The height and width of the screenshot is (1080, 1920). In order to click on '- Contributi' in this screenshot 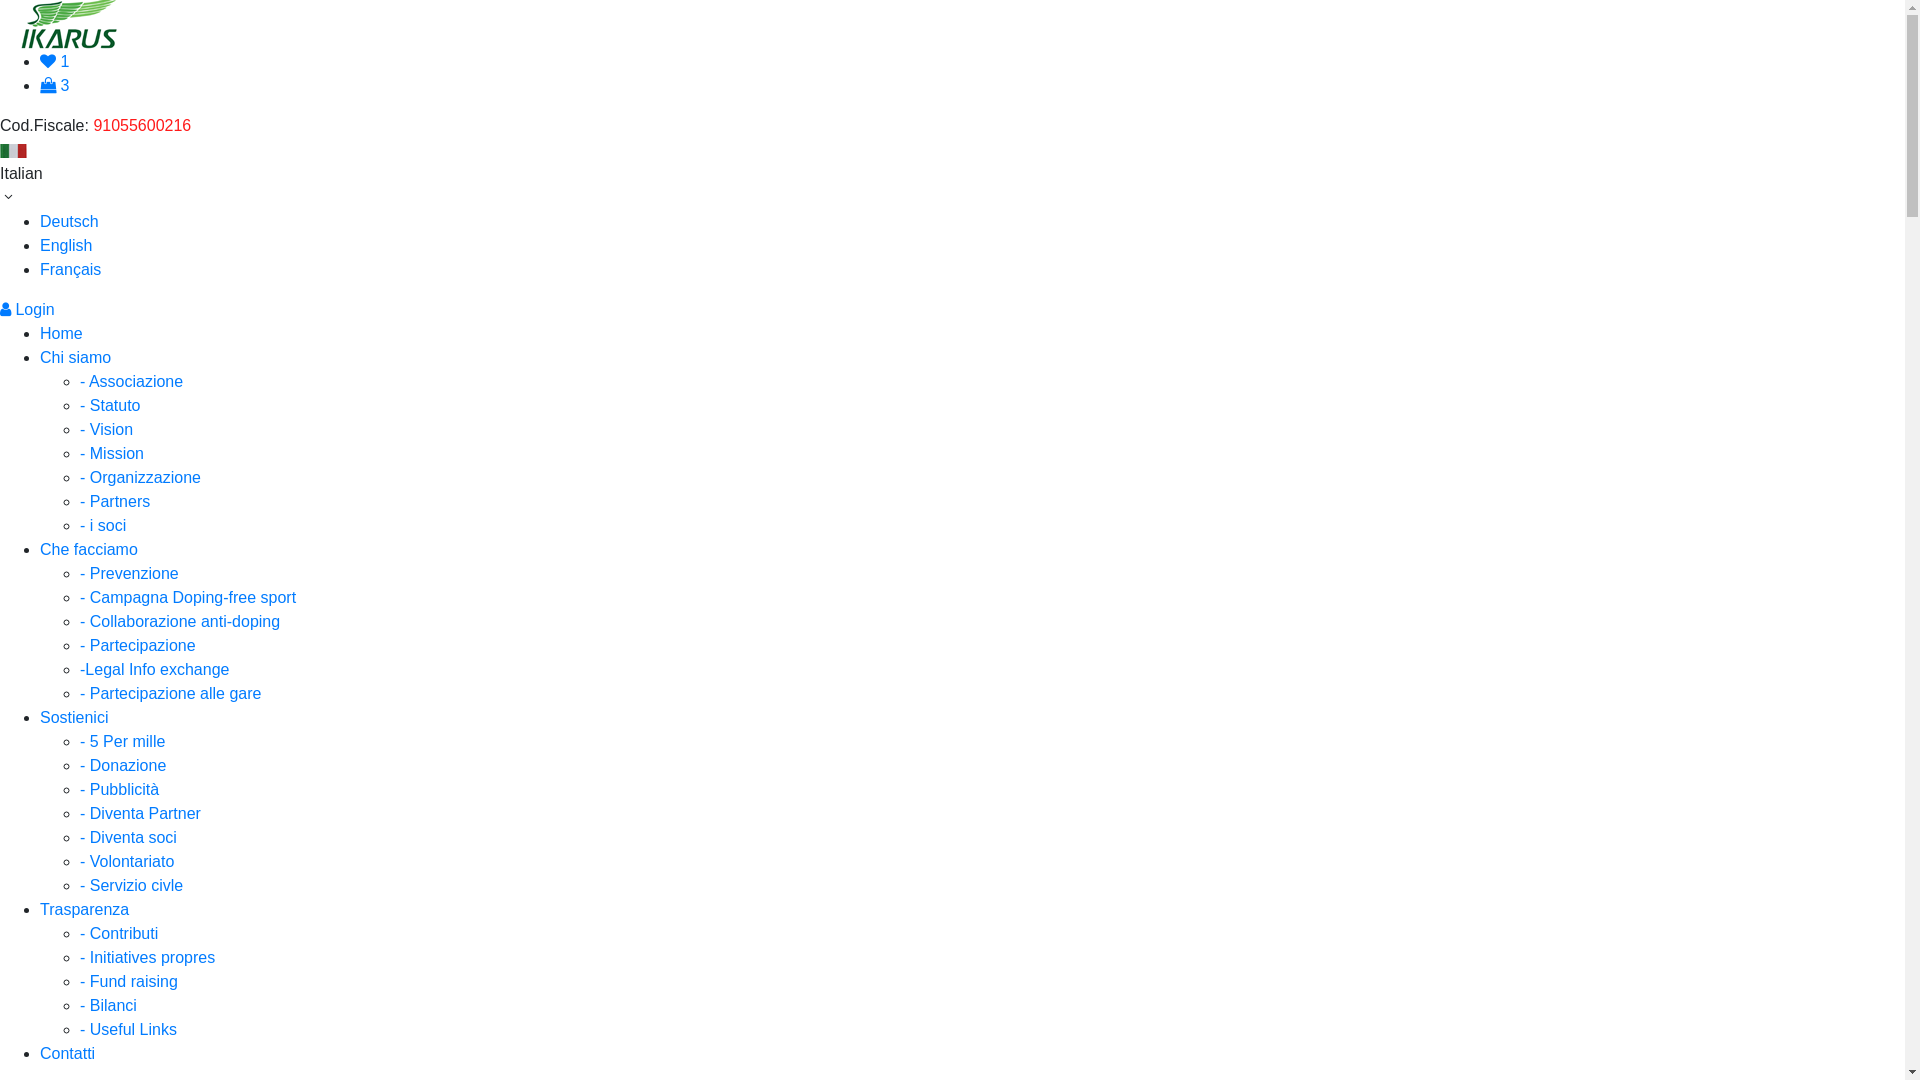, I will do `click(118, 933)`.